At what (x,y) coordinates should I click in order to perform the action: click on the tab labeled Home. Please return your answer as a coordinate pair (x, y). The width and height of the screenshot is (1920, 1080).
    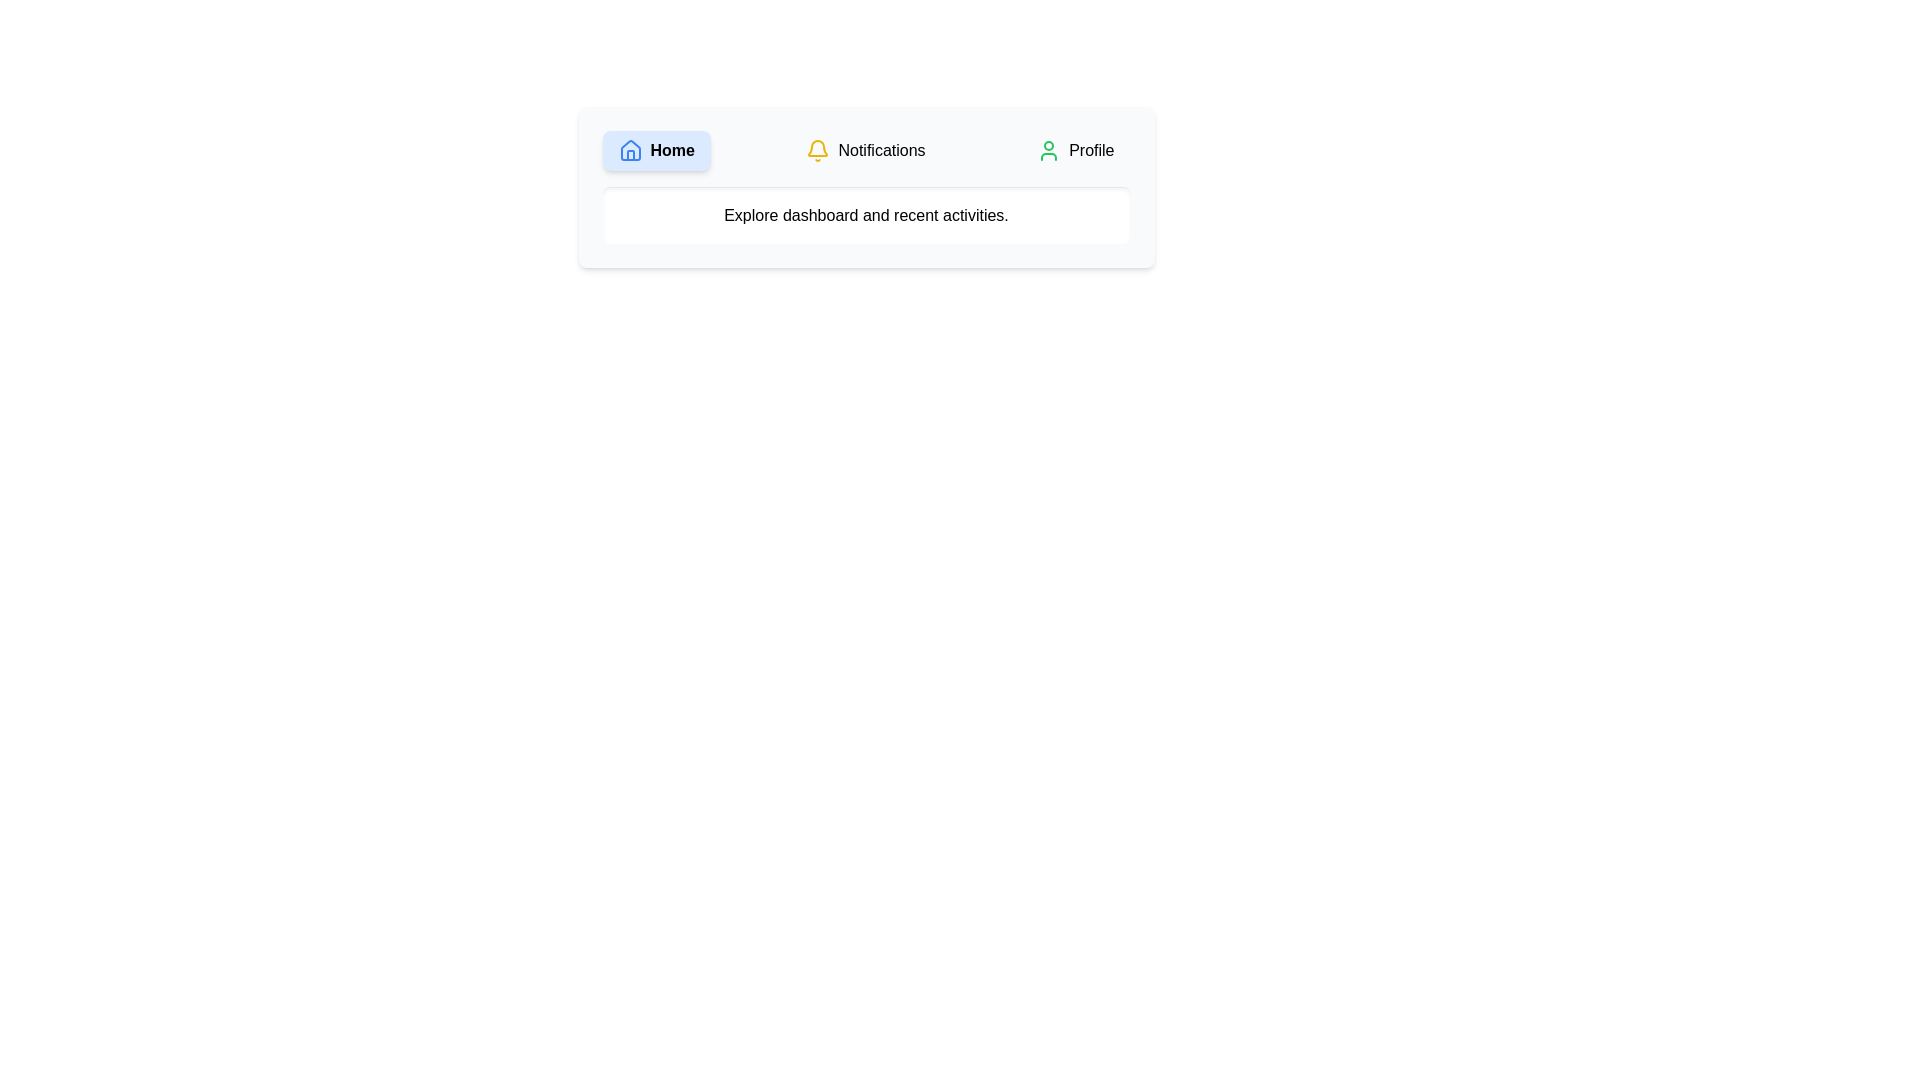
    Looking at the image, I should click on (656, 149).